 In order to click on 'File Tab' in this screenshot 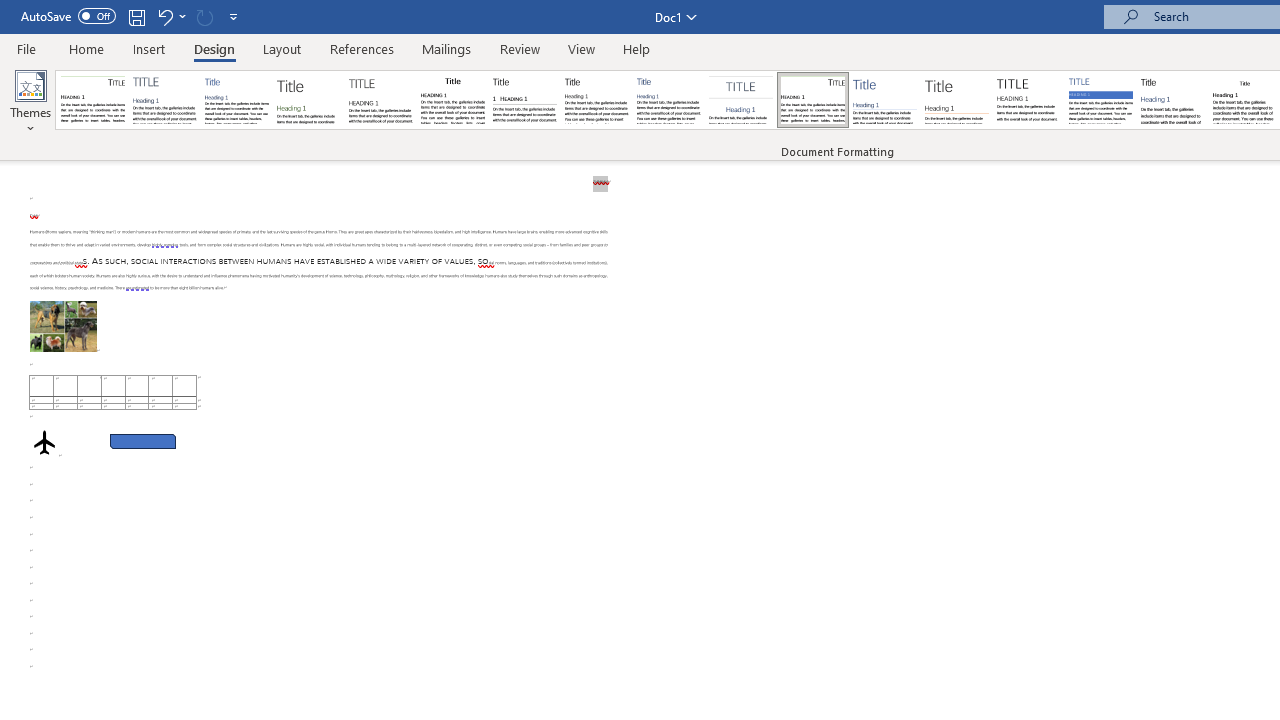, I will do `click(26, 47)`.